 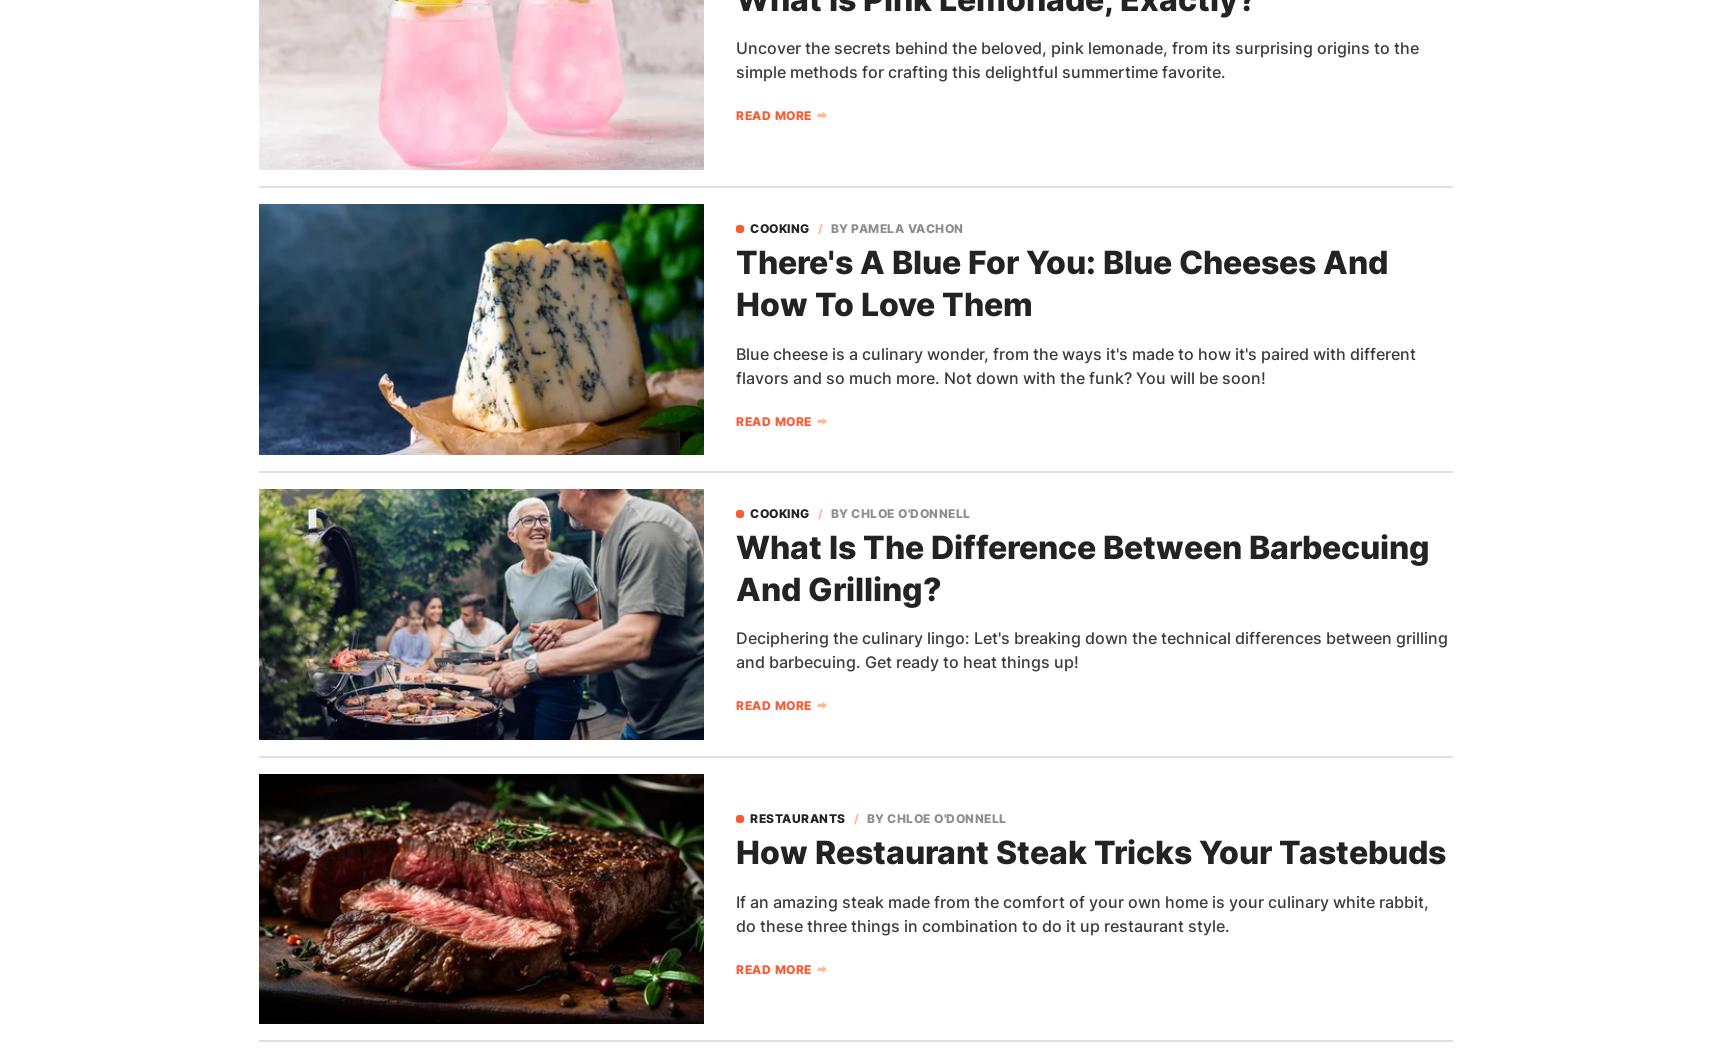 What do you see at coordinates (1091, 650) in the screenshot?
I see `'Deciphering the culinary lingo: Let's breaking down the technical differences between grilling and barbecuing. Get ready to heat things up!'` at bounding box center [1091, 650].